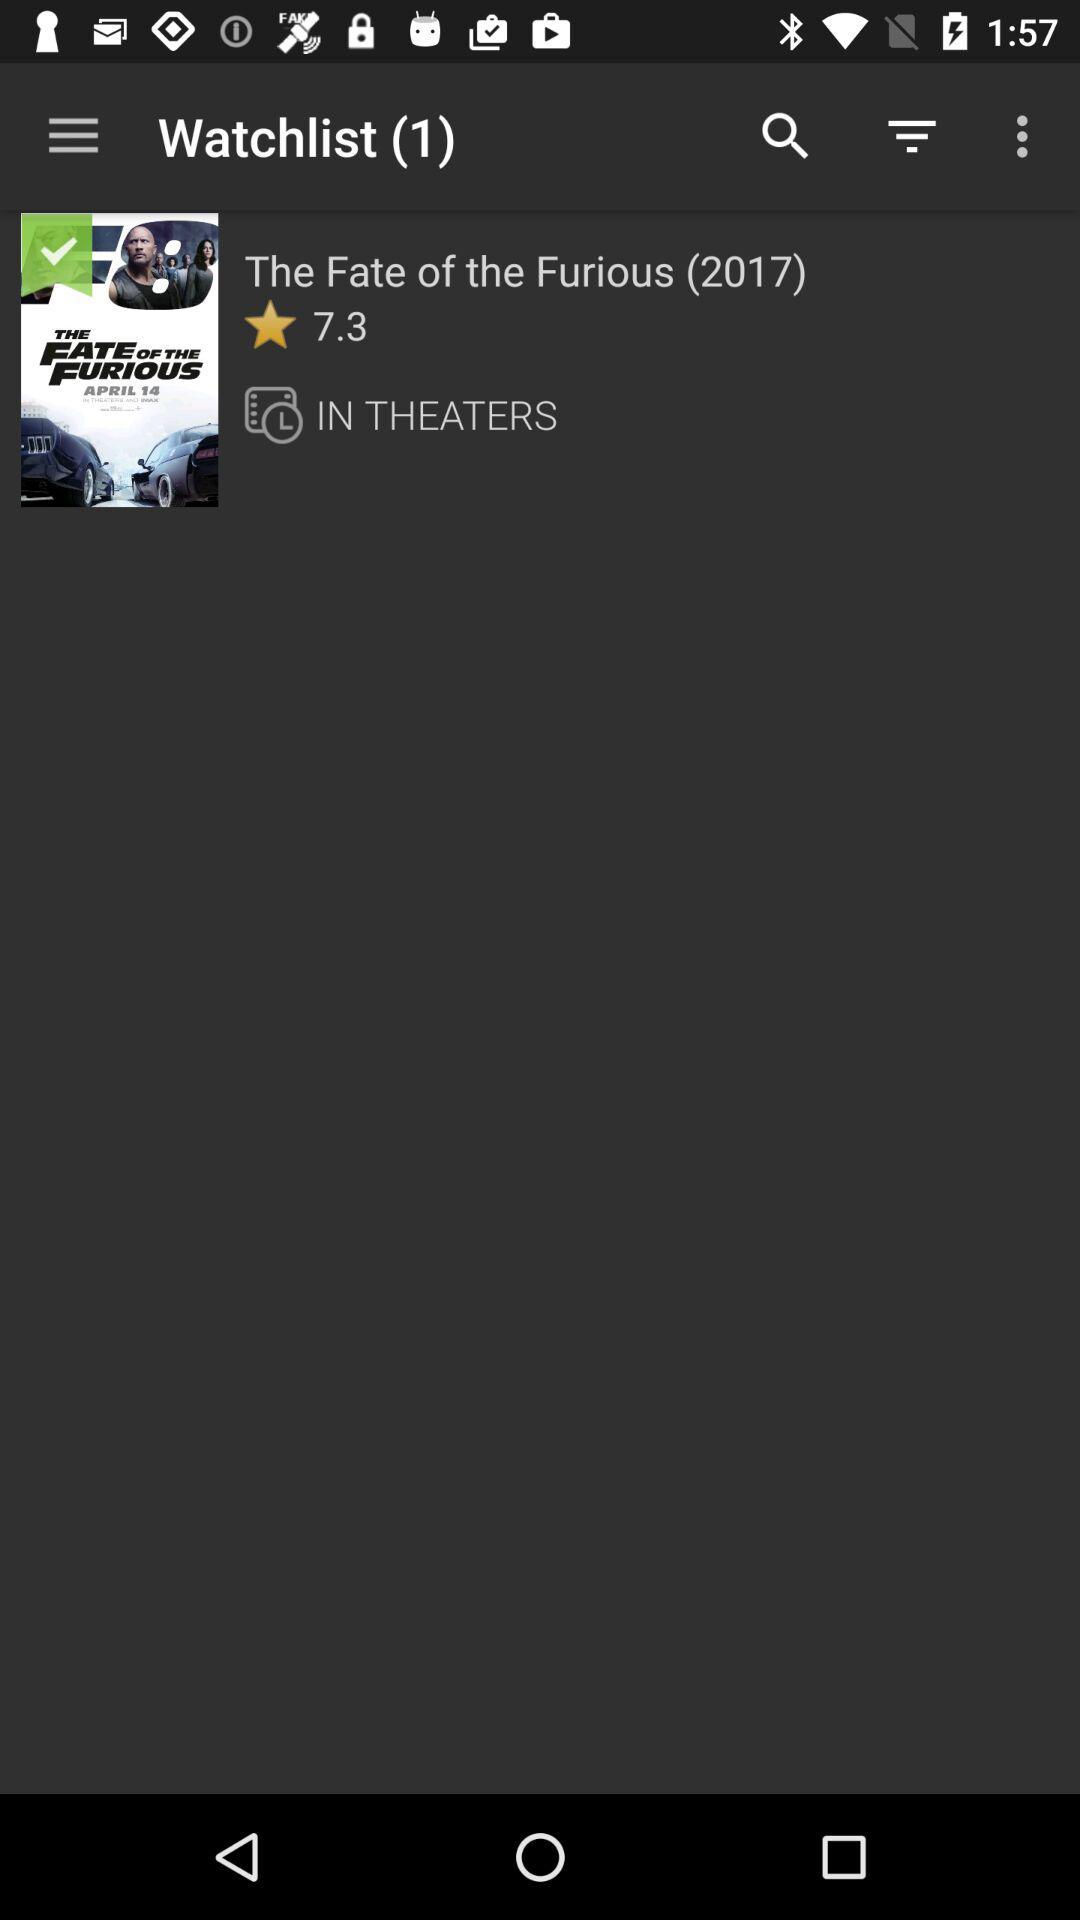 This screenshot has height=1920, width=1080. Describe the element at coordinates (119, 360) in the screenshot. I see `the item next to the fate of icon` at that location.